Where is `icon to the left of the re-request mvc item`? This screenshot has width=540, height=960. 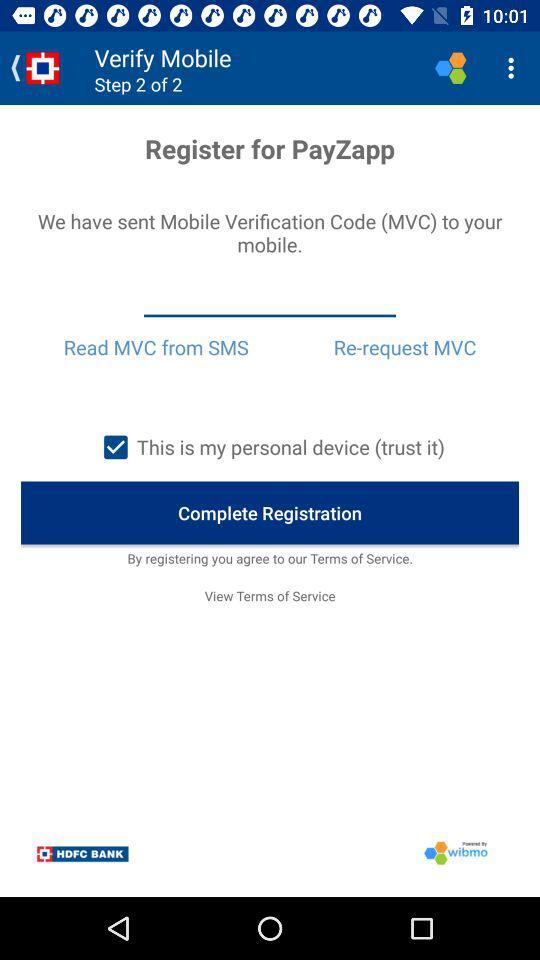 icon to the left of the re-request mvc item is located at coordinates (155, 347).